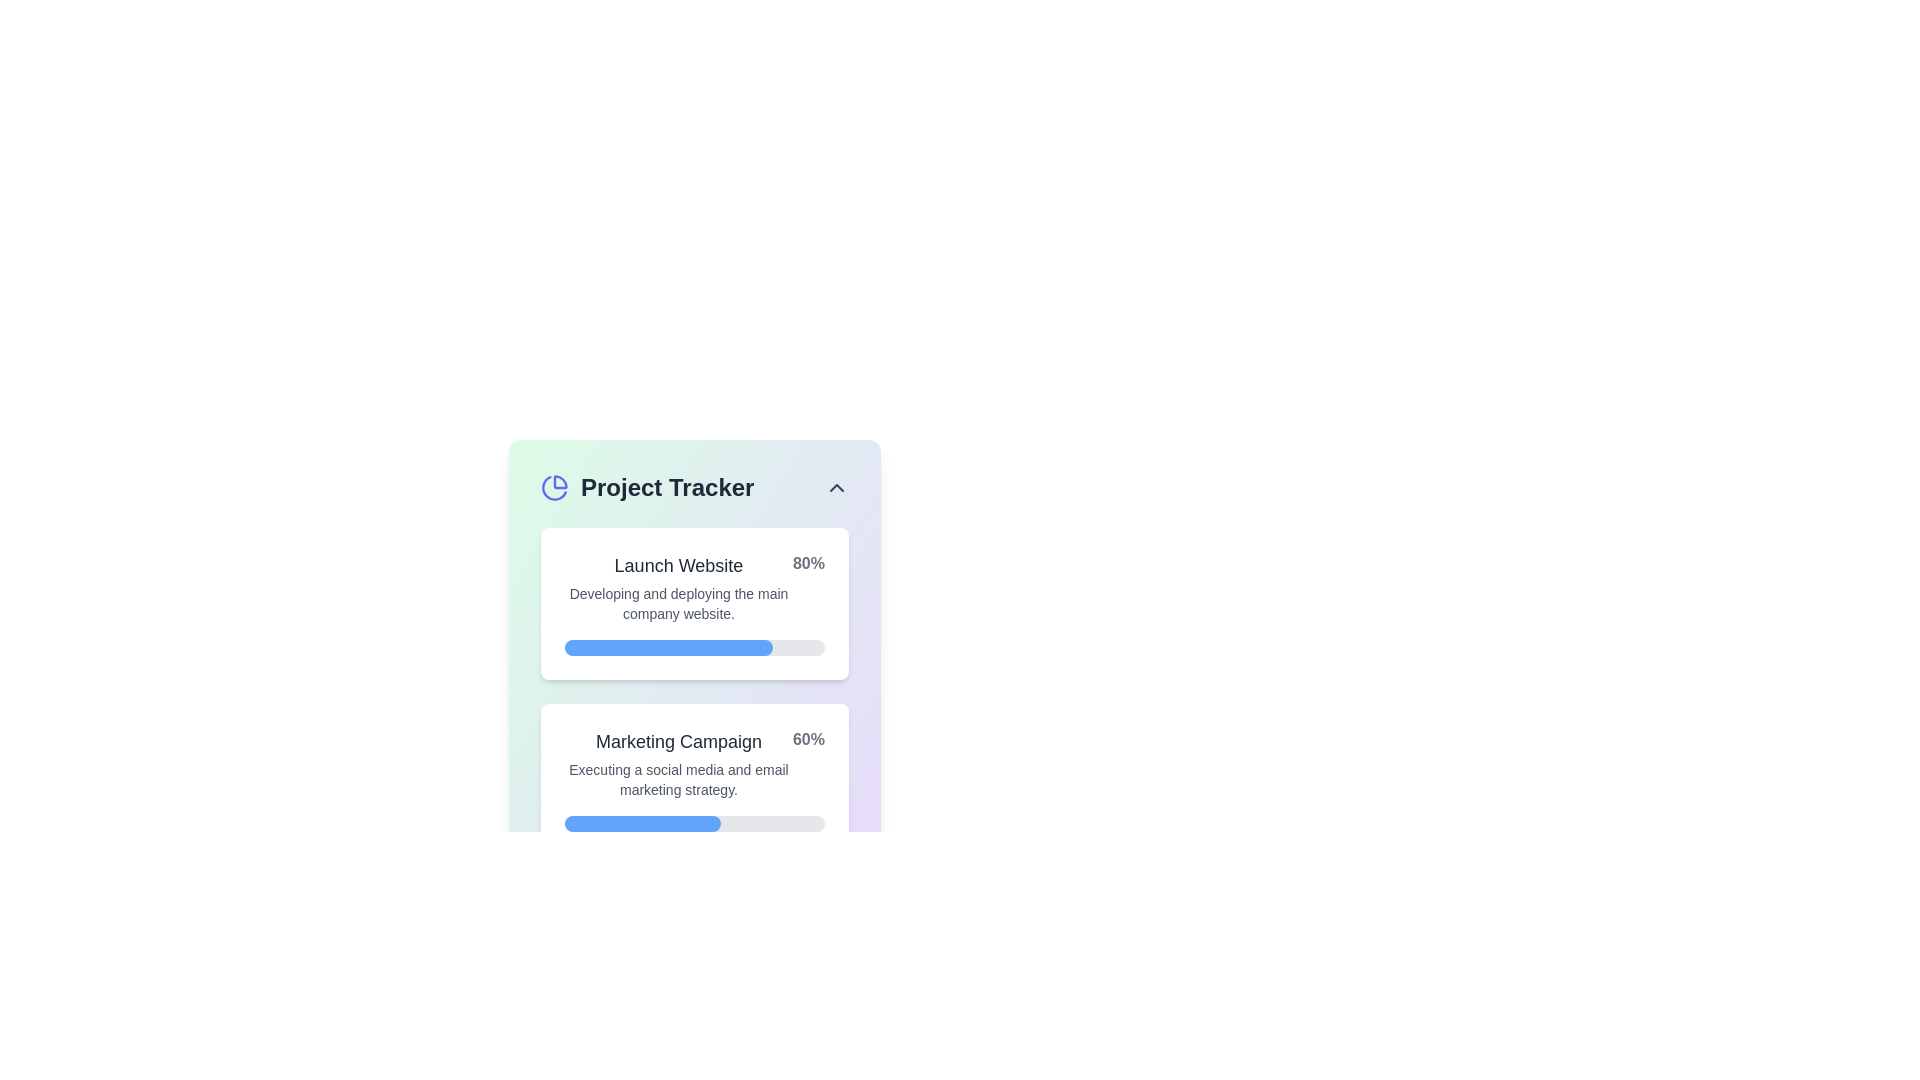 This screenshot has width=1920, height=1080. Describe the element at coordinates (836, 488) in the screenshot. I see `the small triangular chevron icon styled in dark gray, located at the top-right corner adjacent to 'Project Tracker'` at that location.